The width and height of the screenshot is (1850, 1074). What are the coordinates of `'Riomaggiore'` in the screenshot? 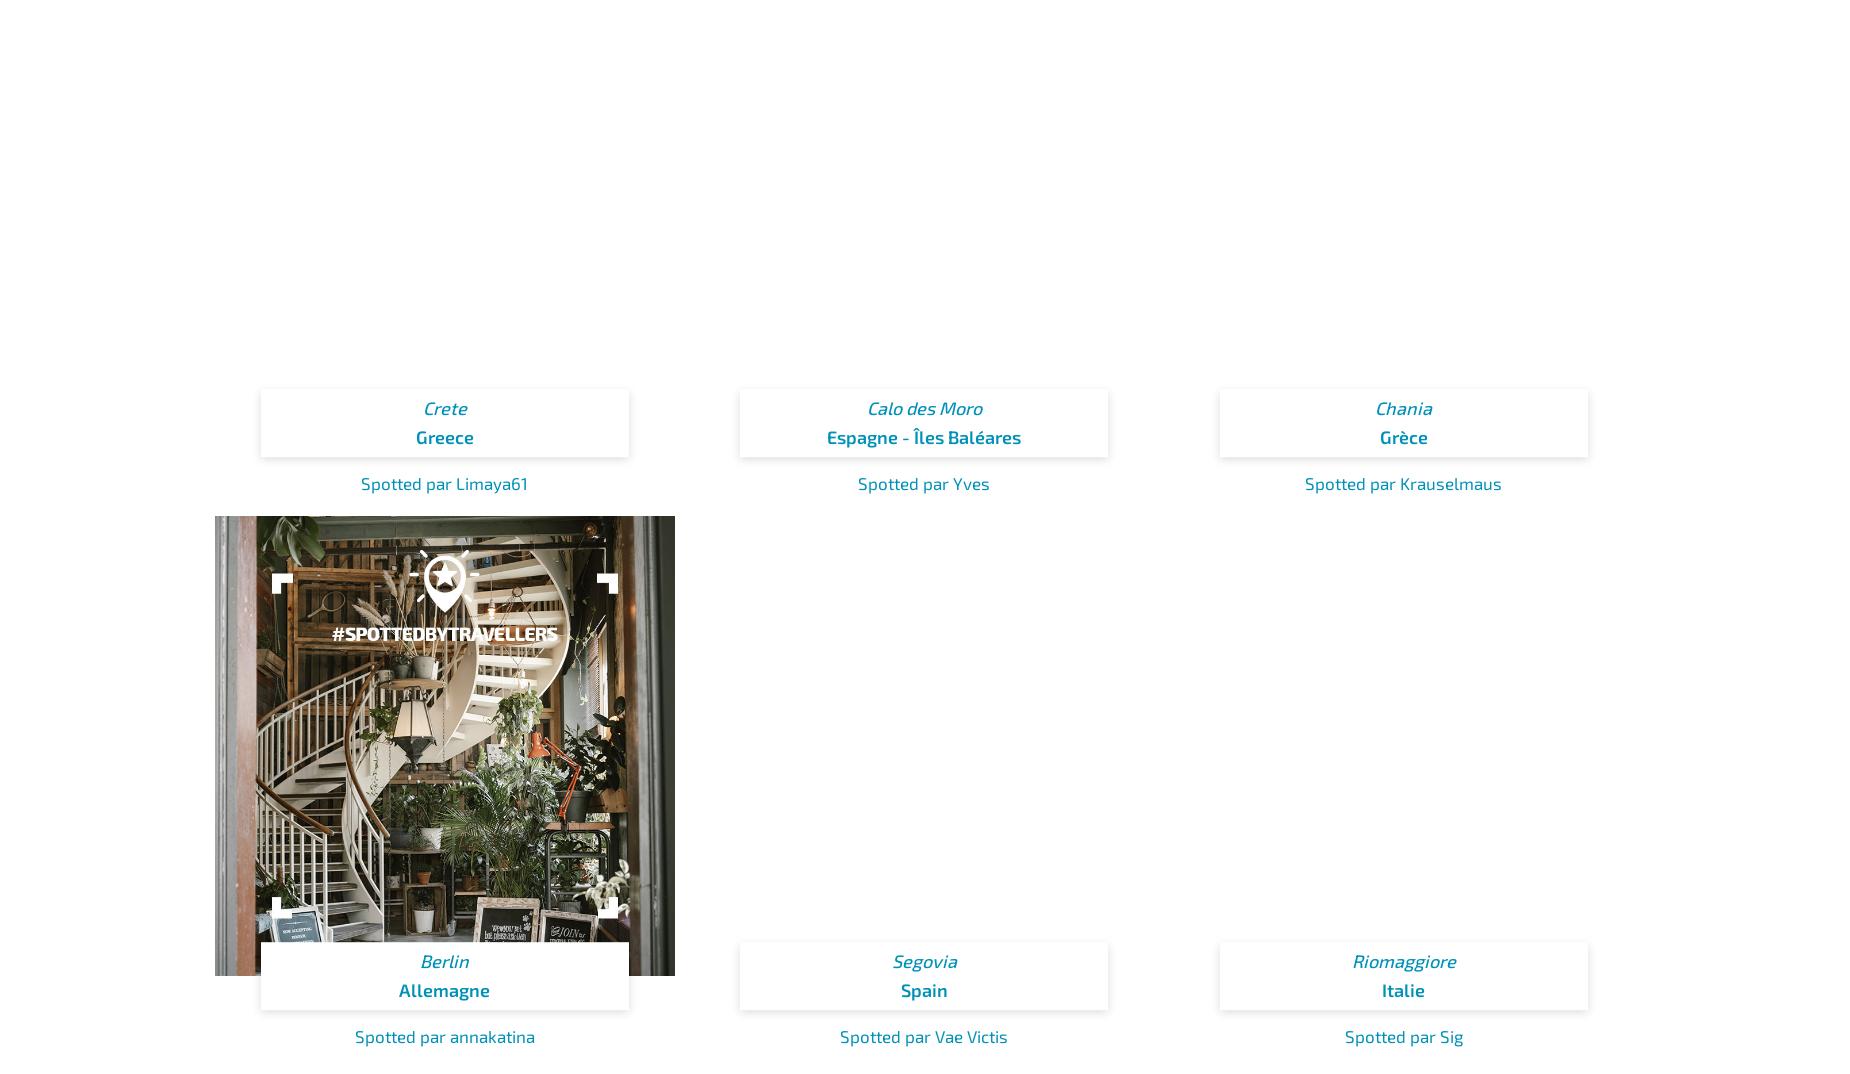 It's located at (1403, 961).